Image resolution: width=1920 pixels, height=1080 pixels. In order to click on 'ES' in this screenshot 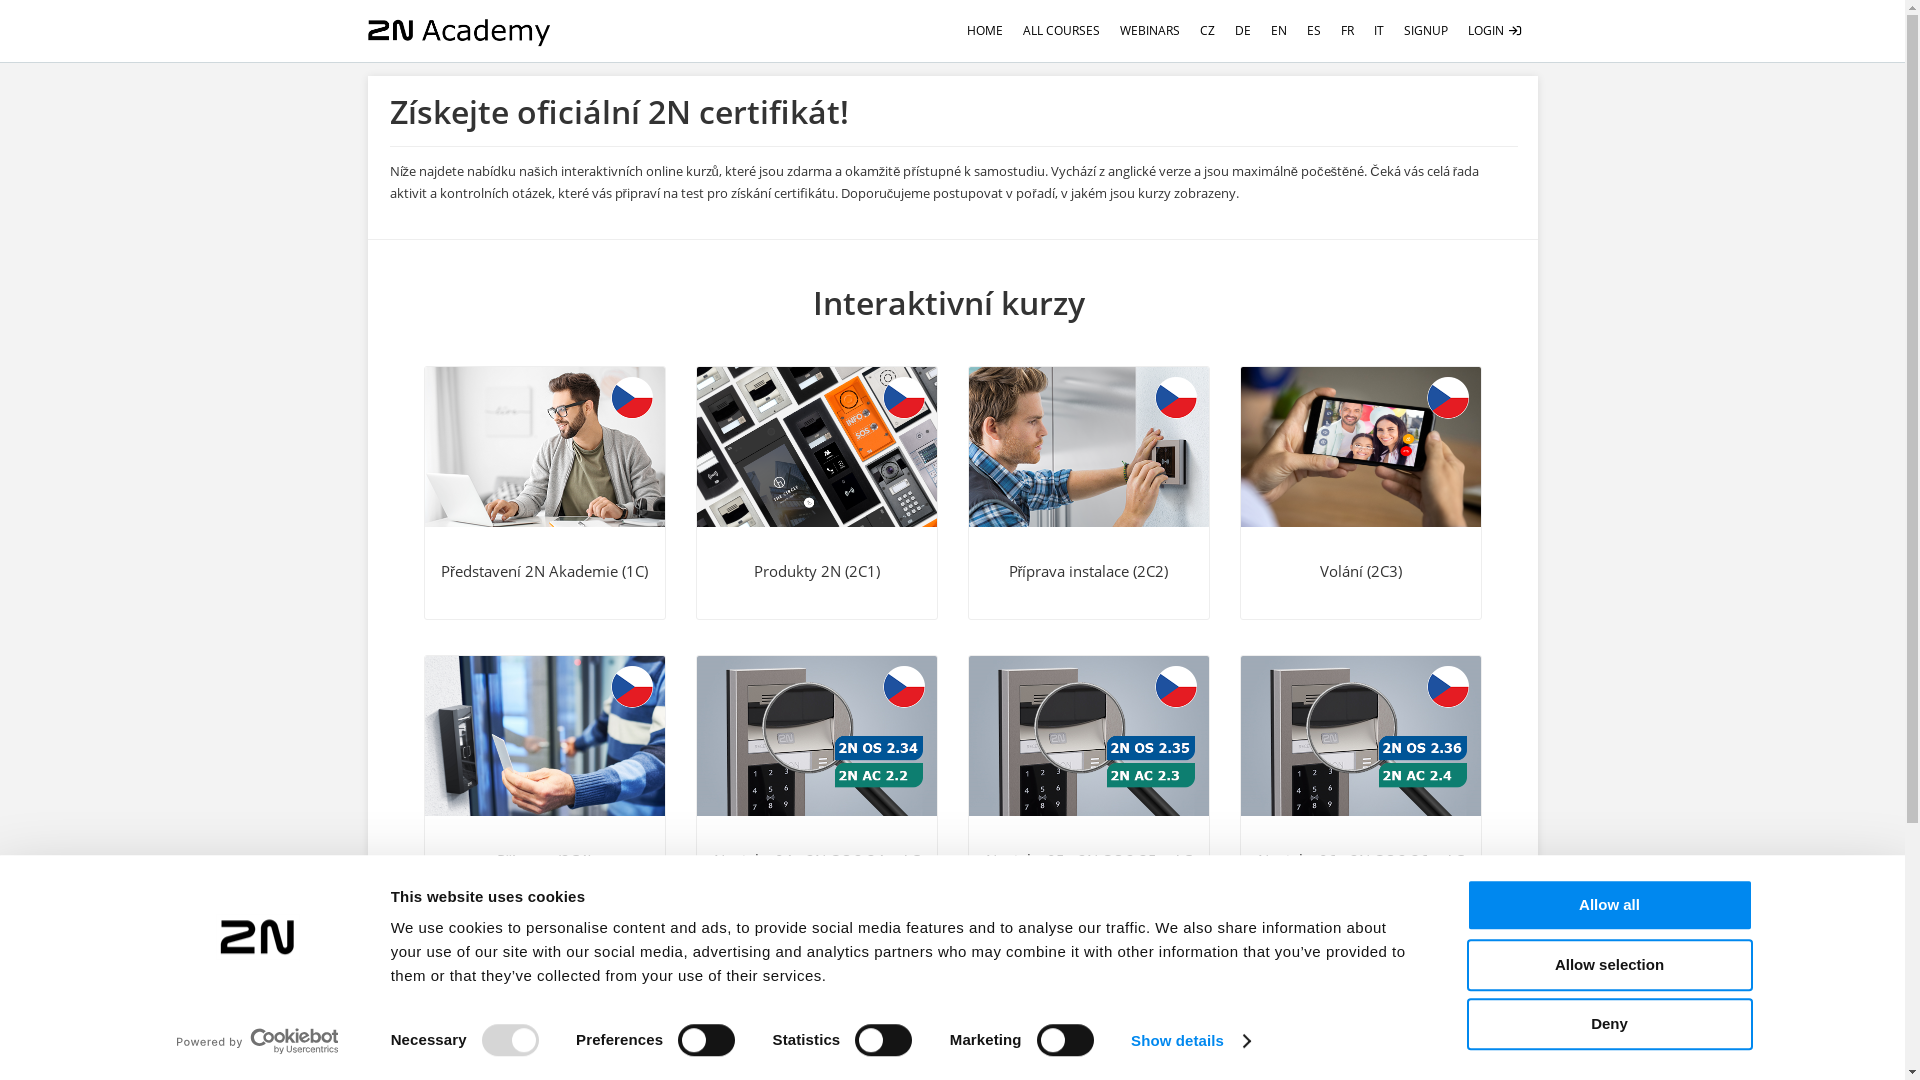, I will do `click(1314, 30)`.